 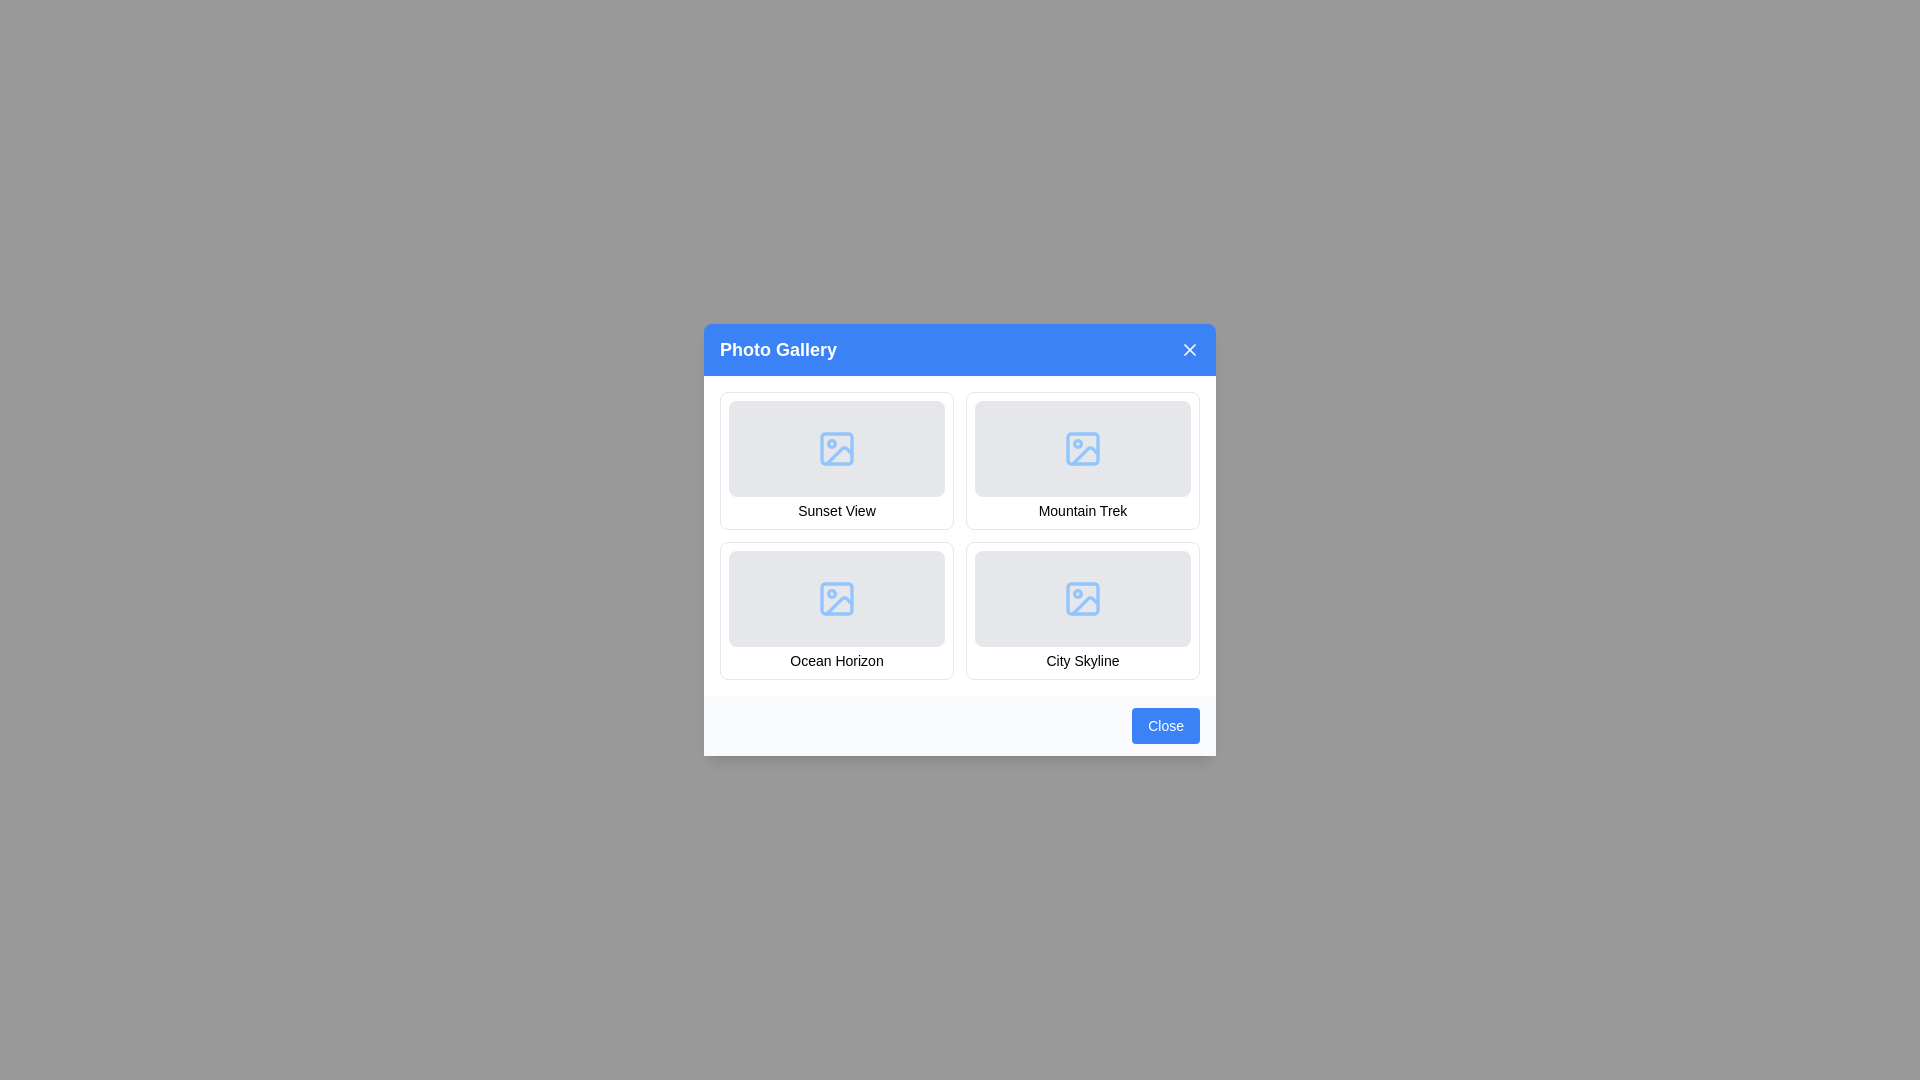 What do you see at coordinates (1190, 349) in the screenshot?
I see `the small square button with an 'X' icon, located at the top-right corner of the 'Photo Gallery' header, to potentially display a tooltip` at bounding box center [1190, 349].